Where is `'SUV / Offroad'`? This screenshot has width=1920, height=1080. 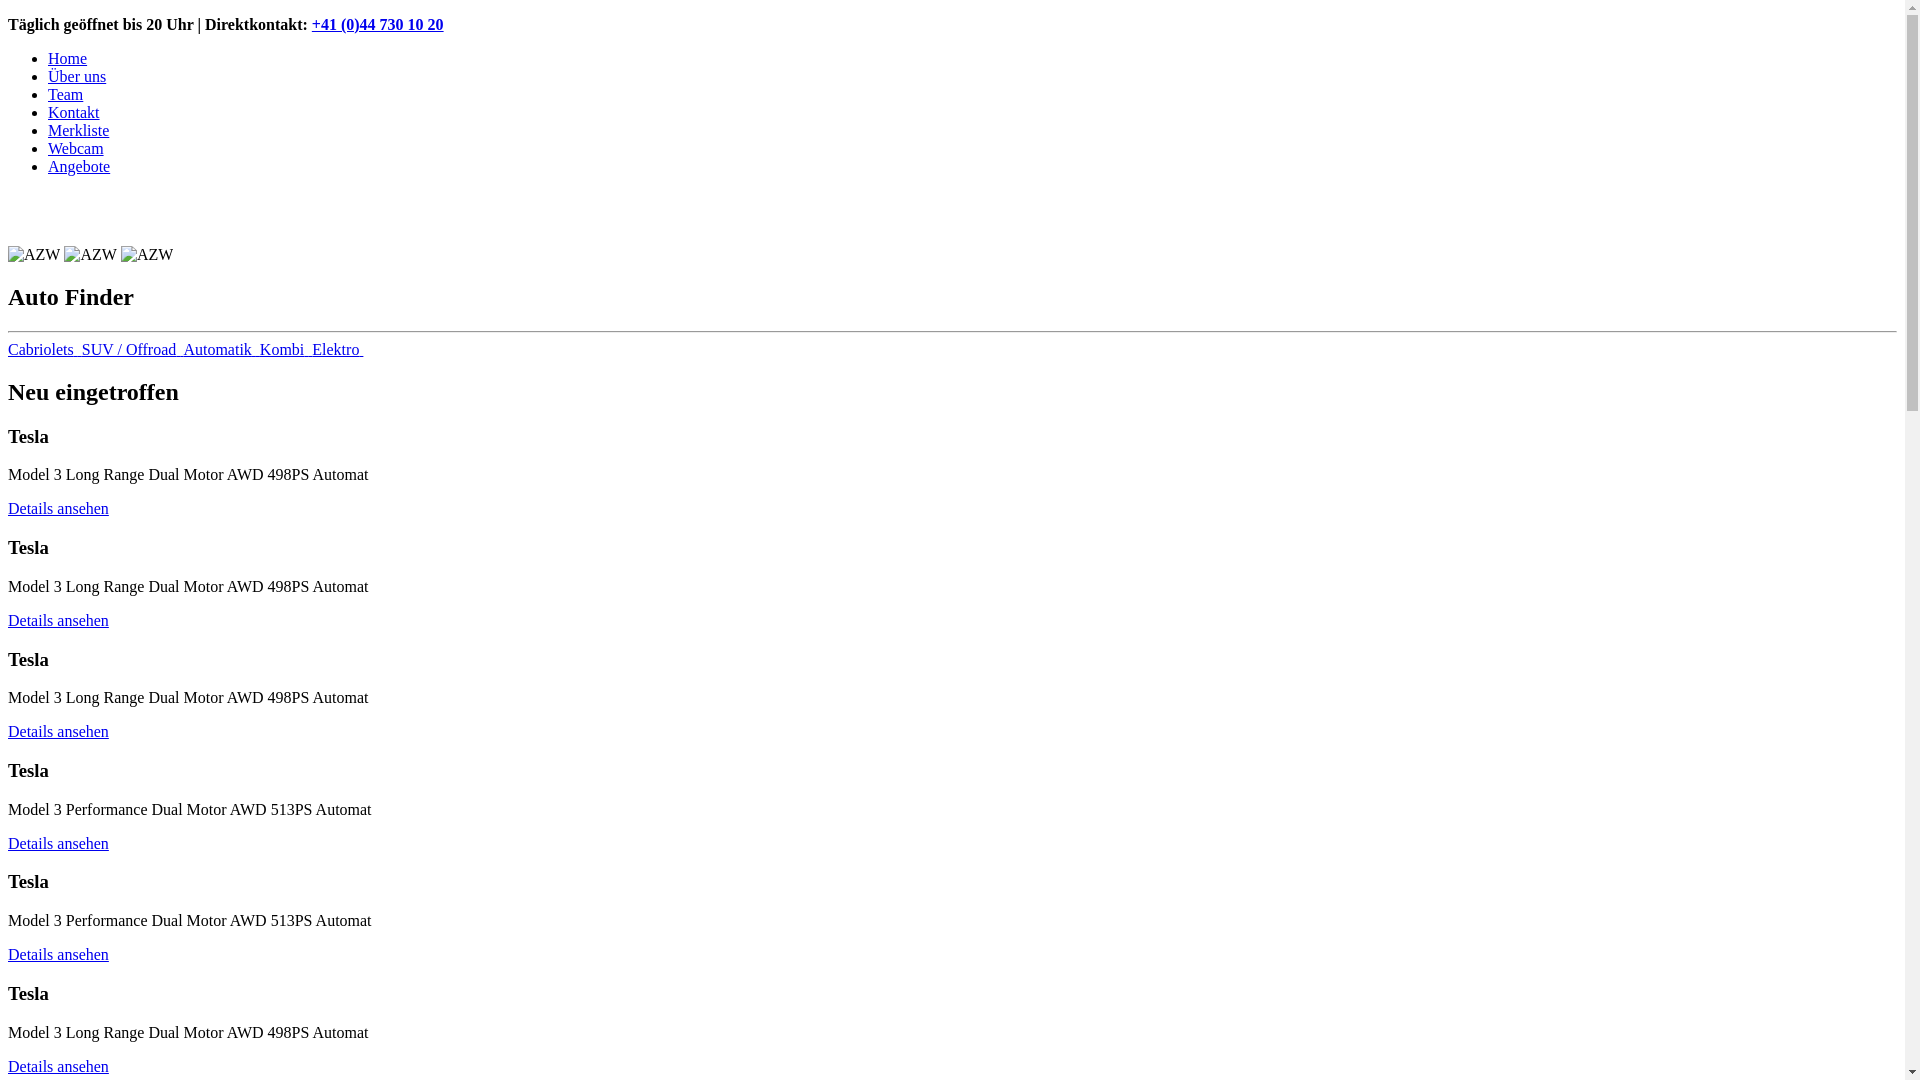 'SUV / Offroad' is located at coordinates (132, 348).